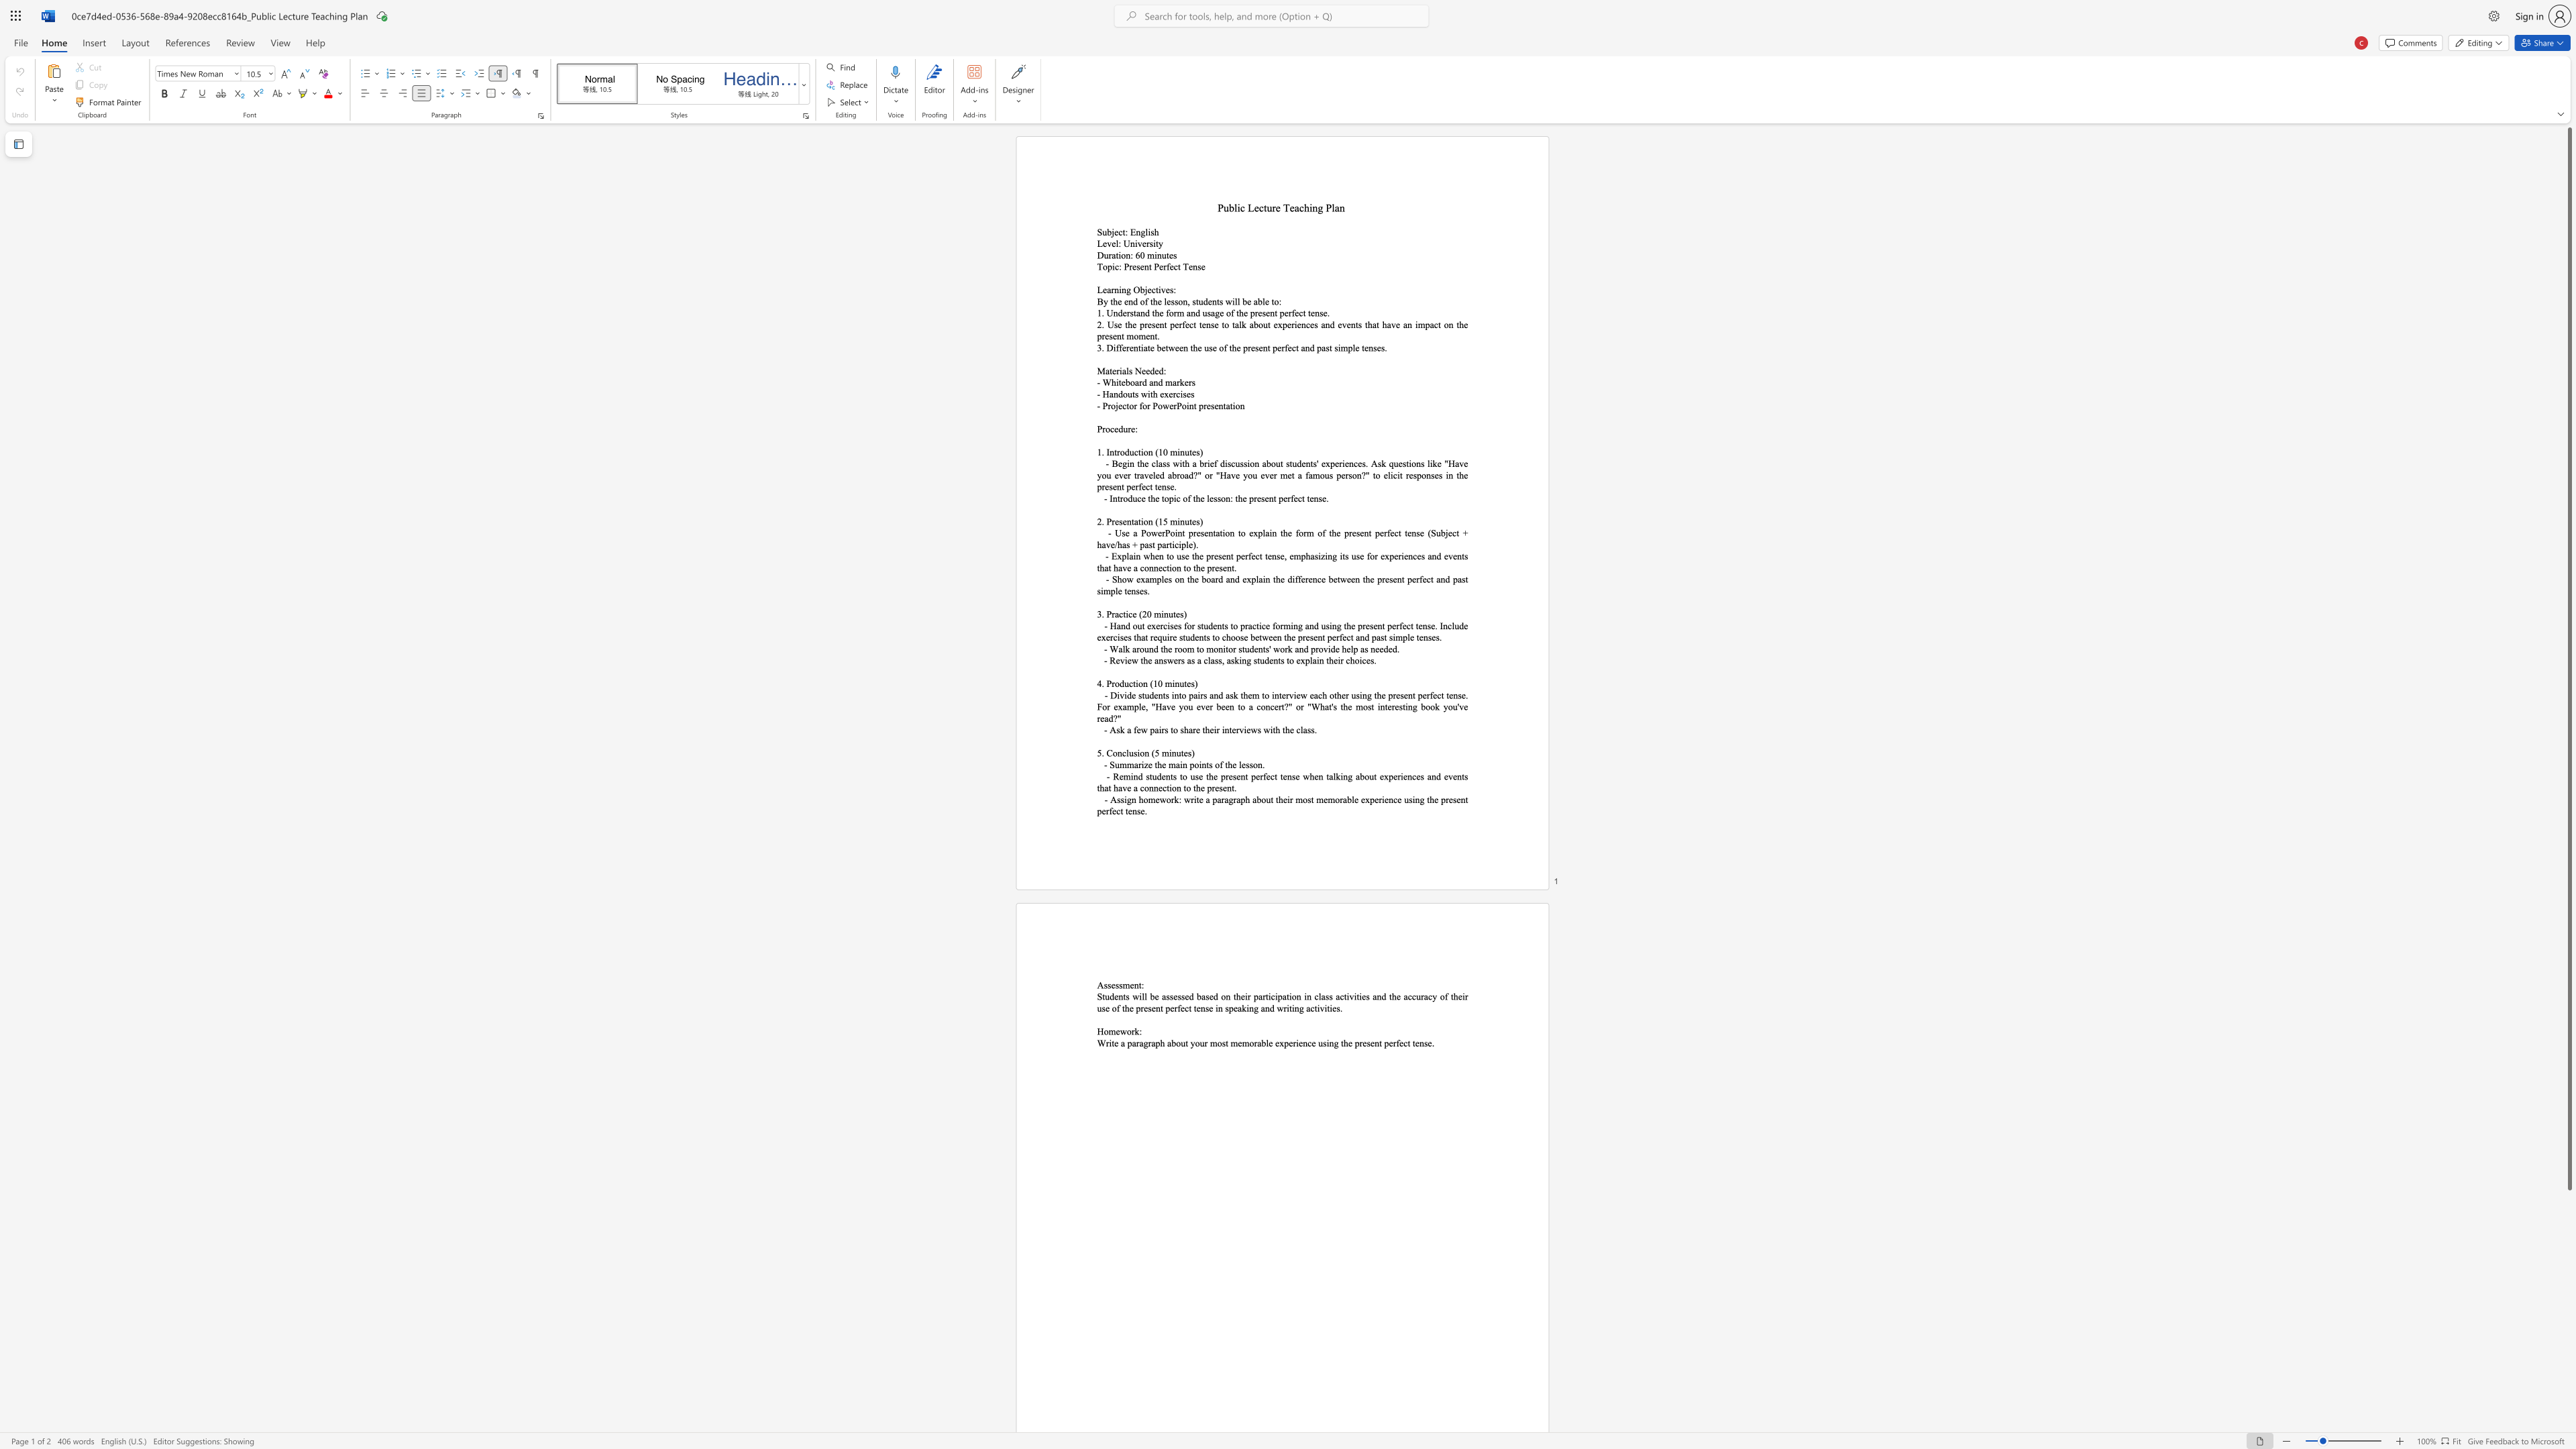 The width and height of the screenshot is (2576, 1449). What do you see at coordinates (1301, 729) in the screenshot?
I see `the 1th character "l" in the text` at bounding box center [1301, 729].